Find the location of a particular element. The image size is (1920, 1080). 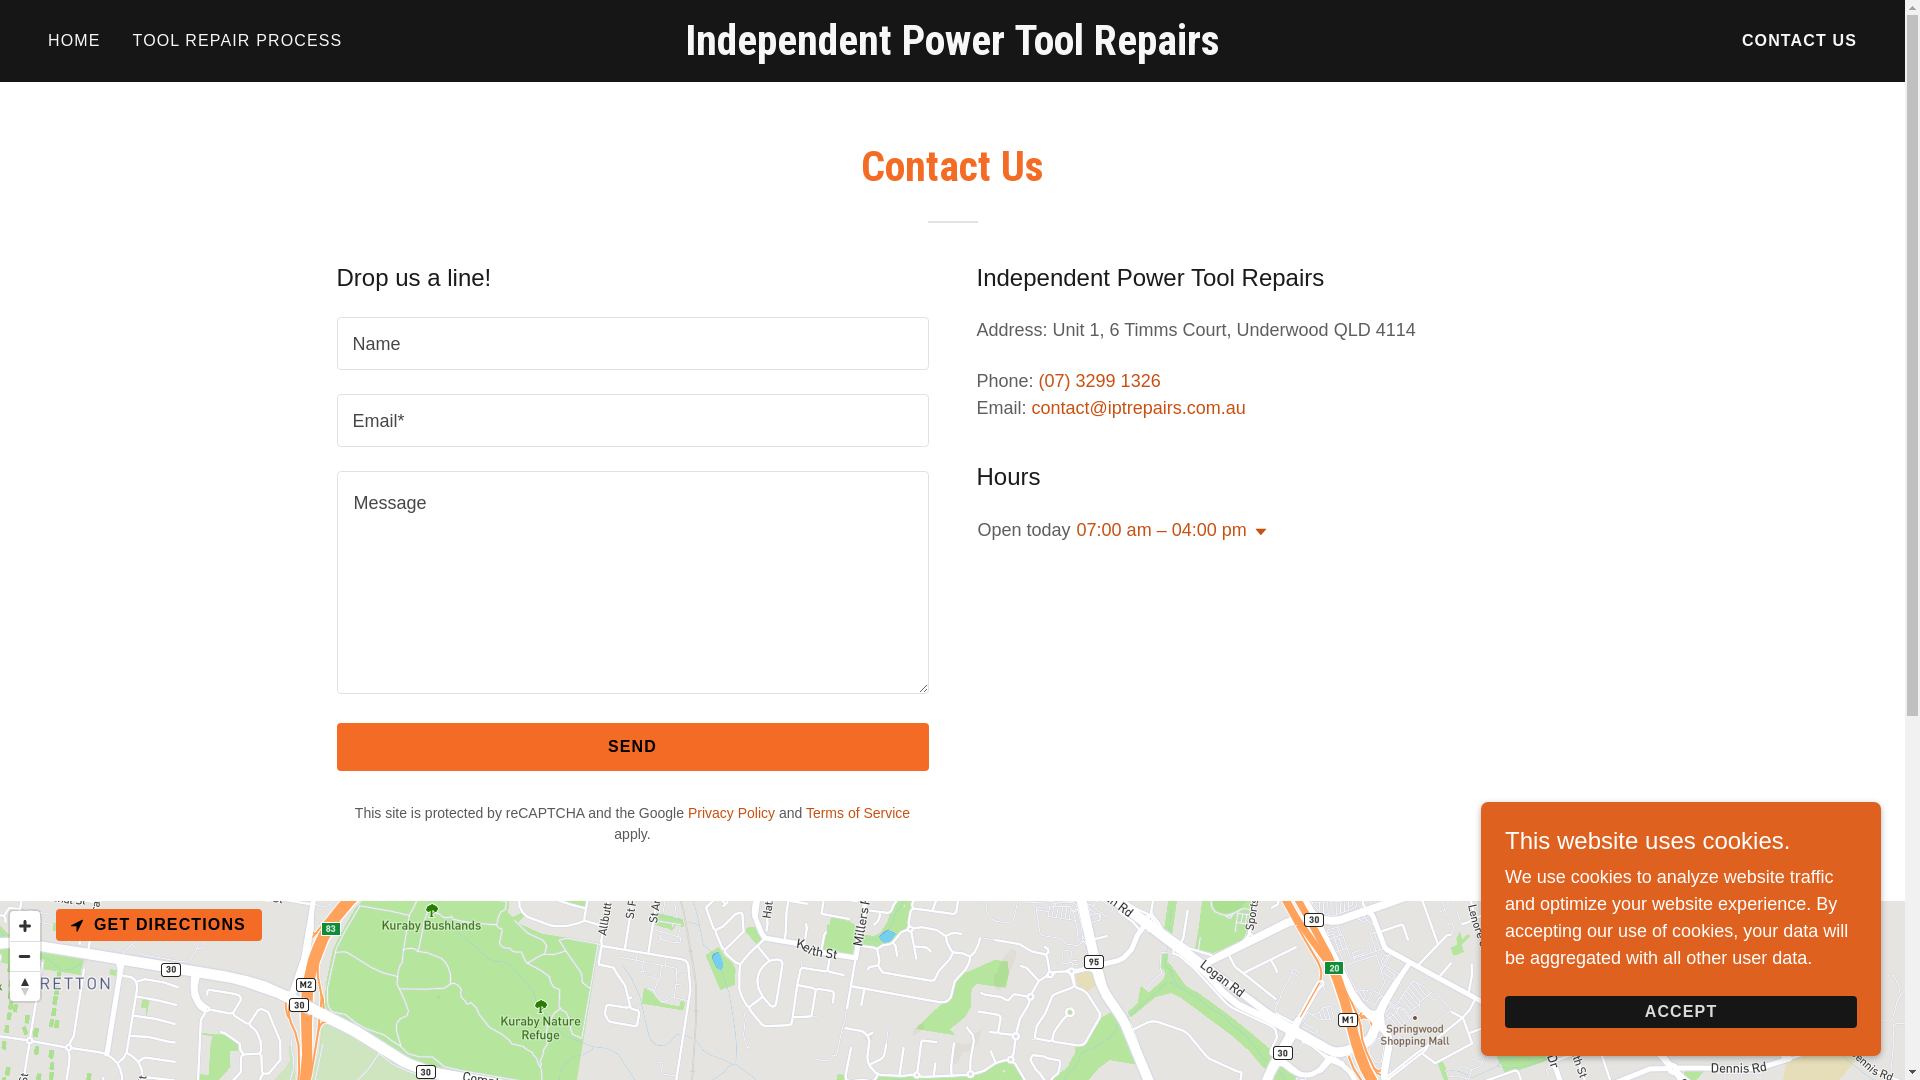

'TOOL REPAIR PROCESS' is located at coordinates (238, 41).